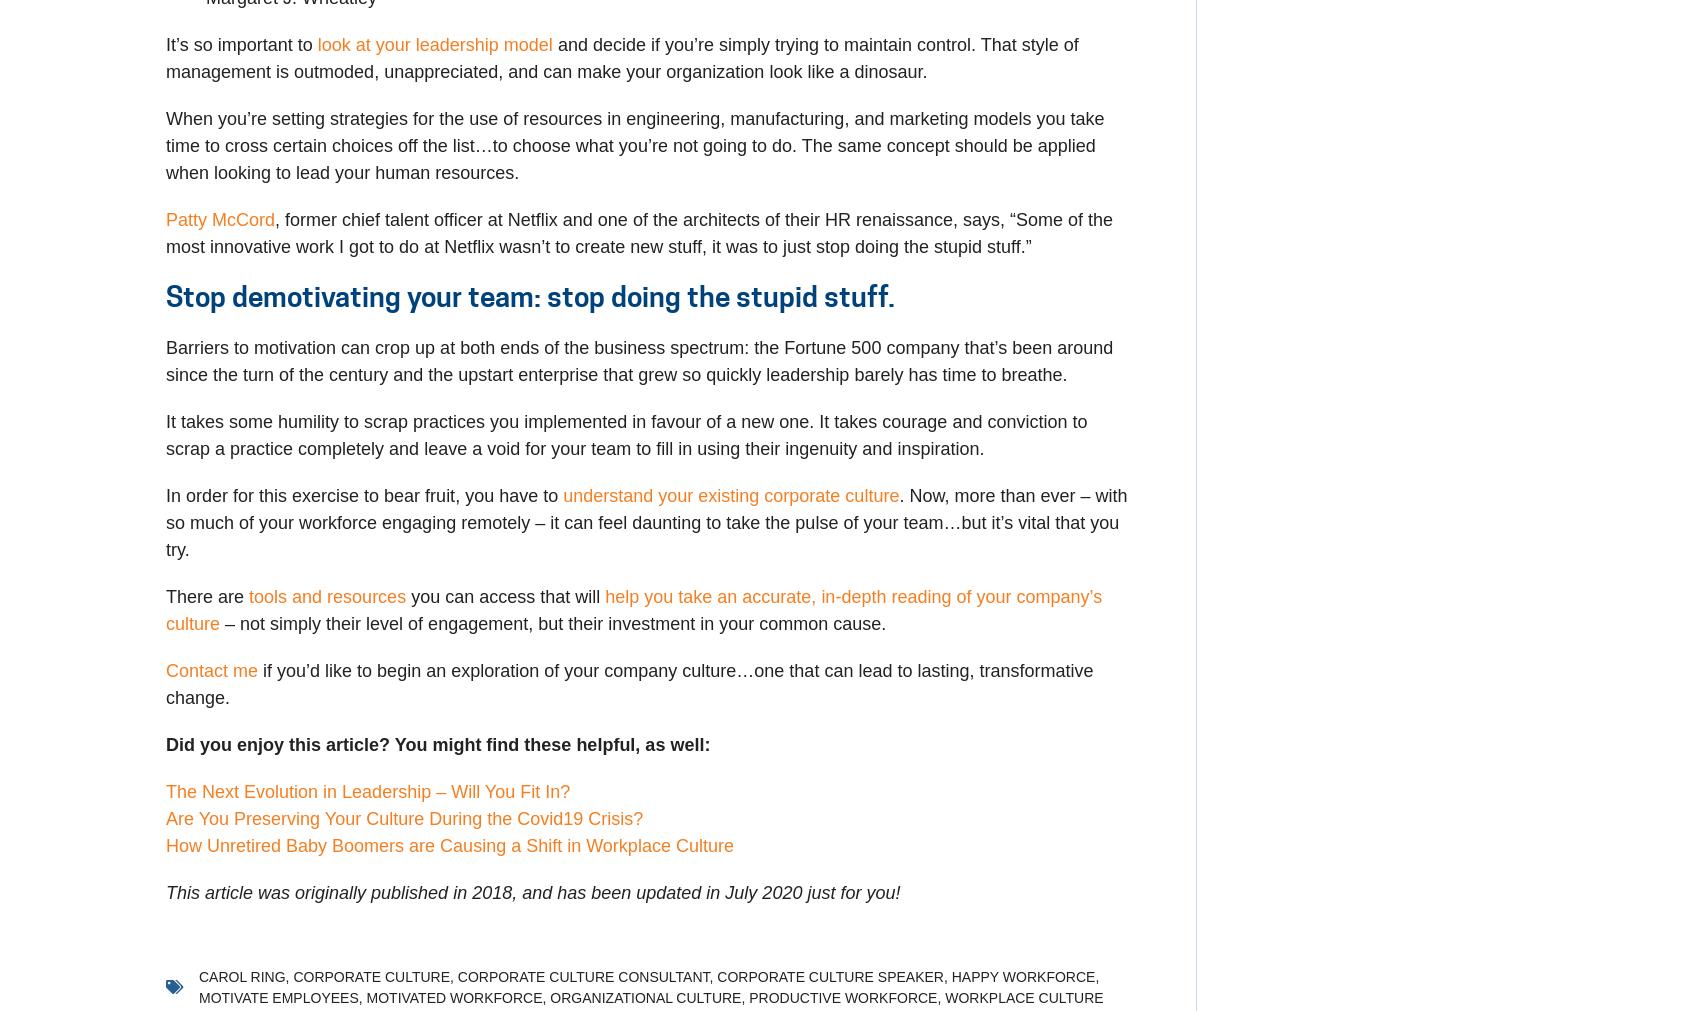 This screenshot has width=1692, height=1011. I want to click on 'Did you enjoy this article? You might find these helpful, as well:', so click(437, 742).